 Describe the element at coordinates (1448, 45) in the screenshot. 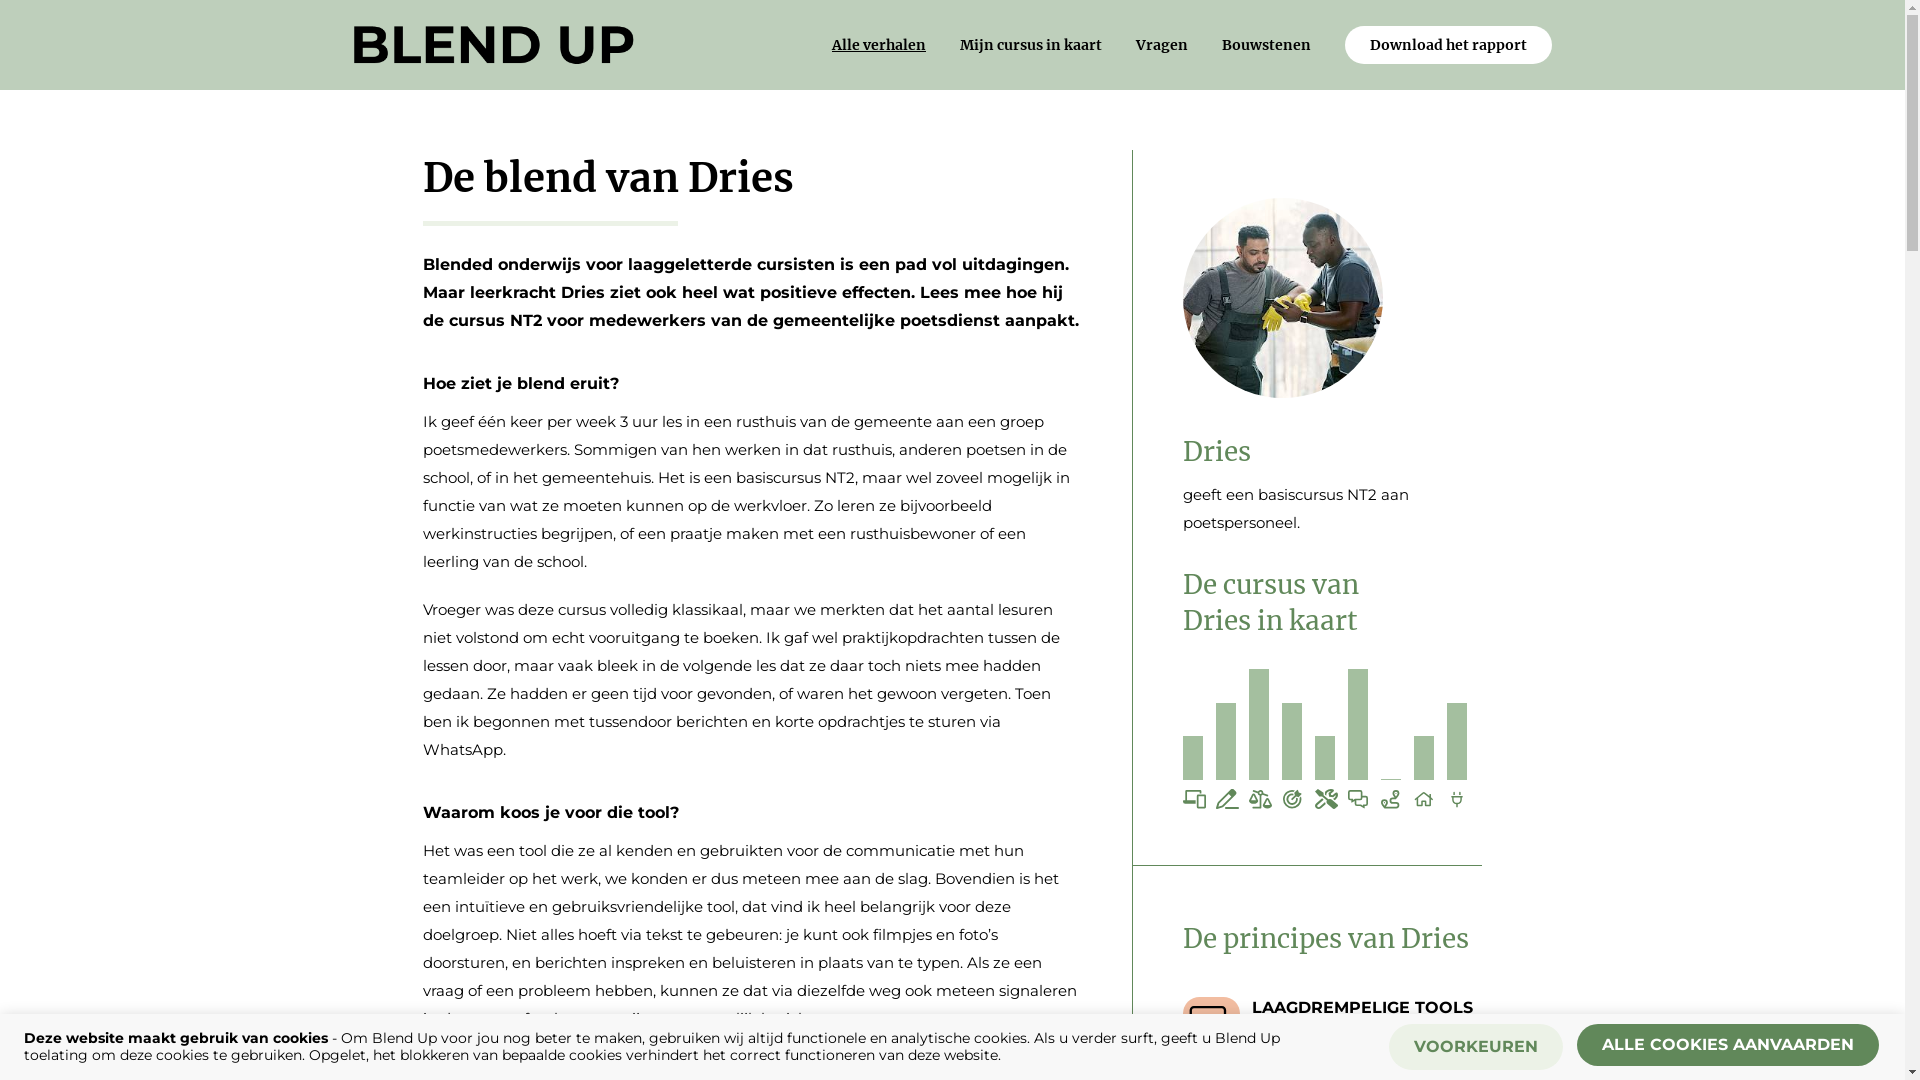

I see `'Download het rapport'` at that location.